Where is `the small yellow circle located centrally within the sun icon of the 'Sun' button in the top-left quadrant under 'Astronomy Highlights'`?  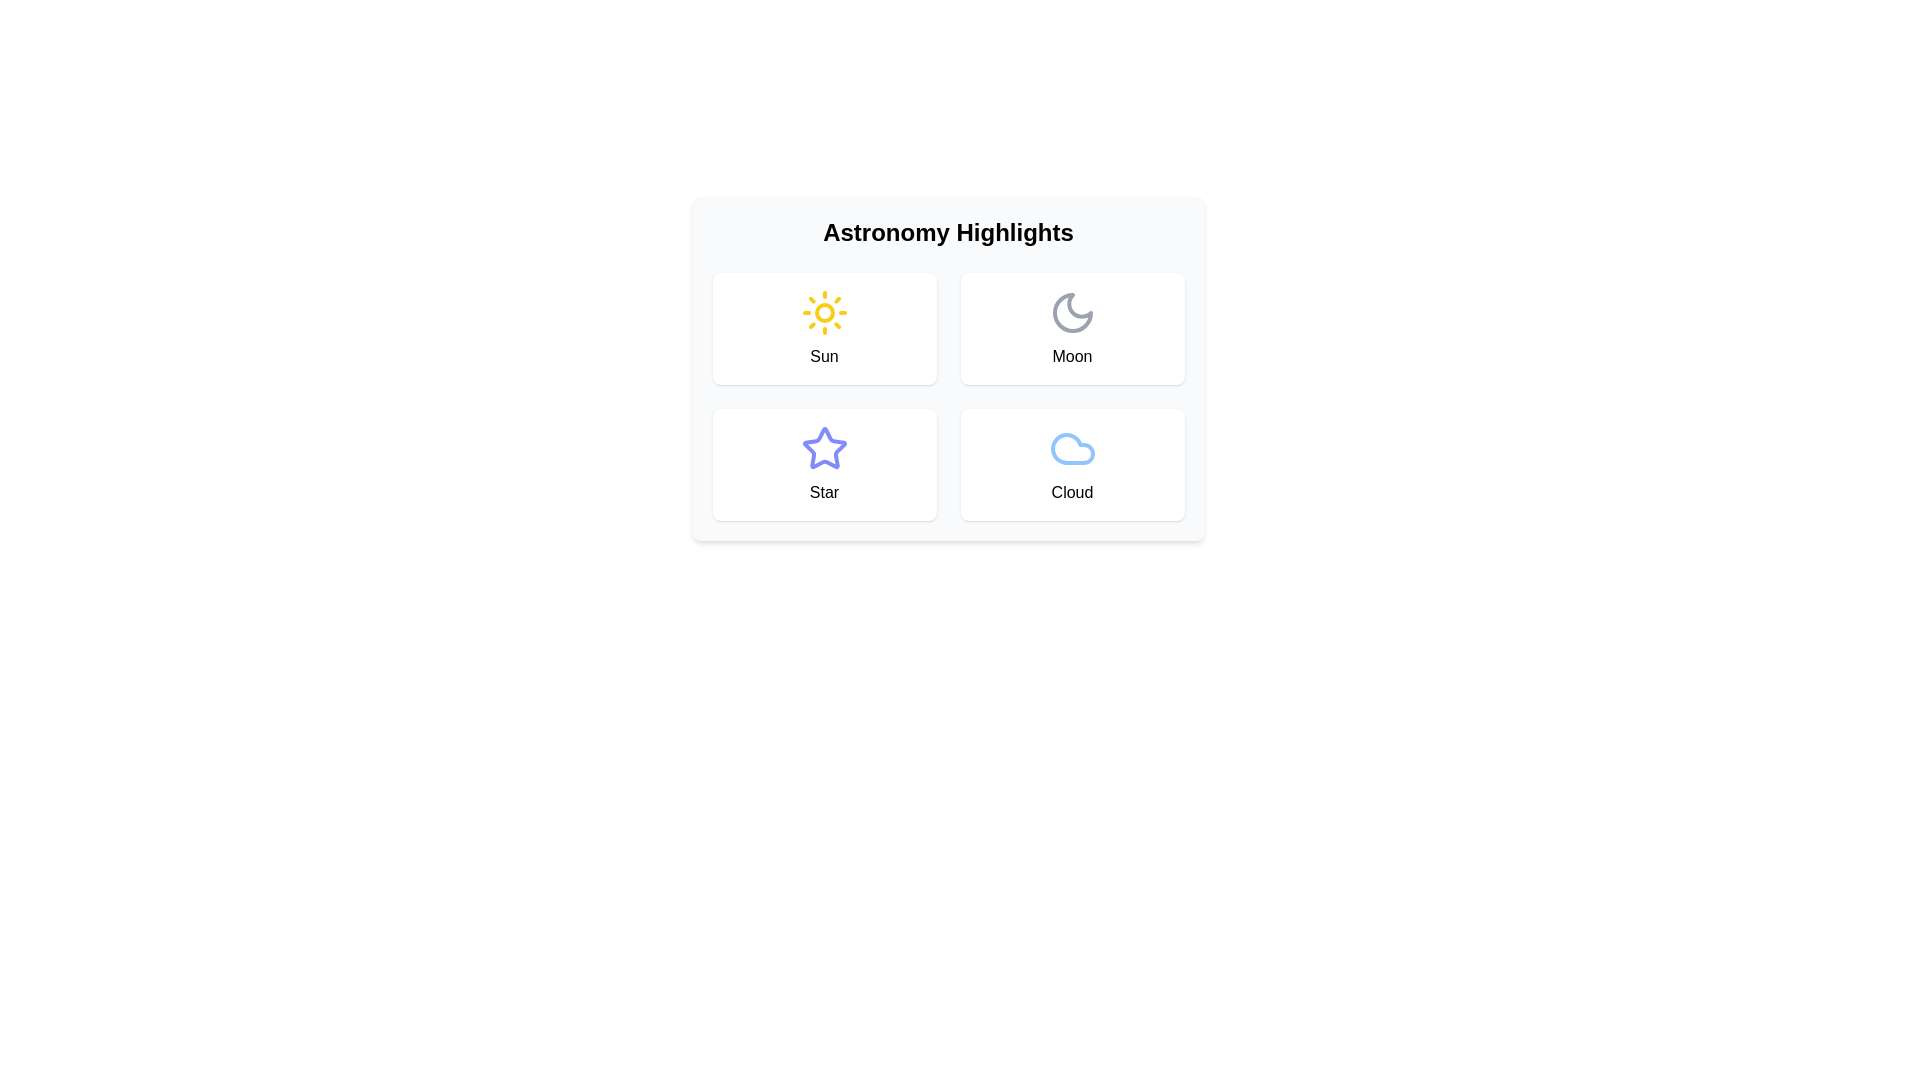 the small yellow circle located centrally within the sun icon of the 'Sun' button in the top-left quadrant under 'Astronomy Highlights' is located at coordinates (824, 312).